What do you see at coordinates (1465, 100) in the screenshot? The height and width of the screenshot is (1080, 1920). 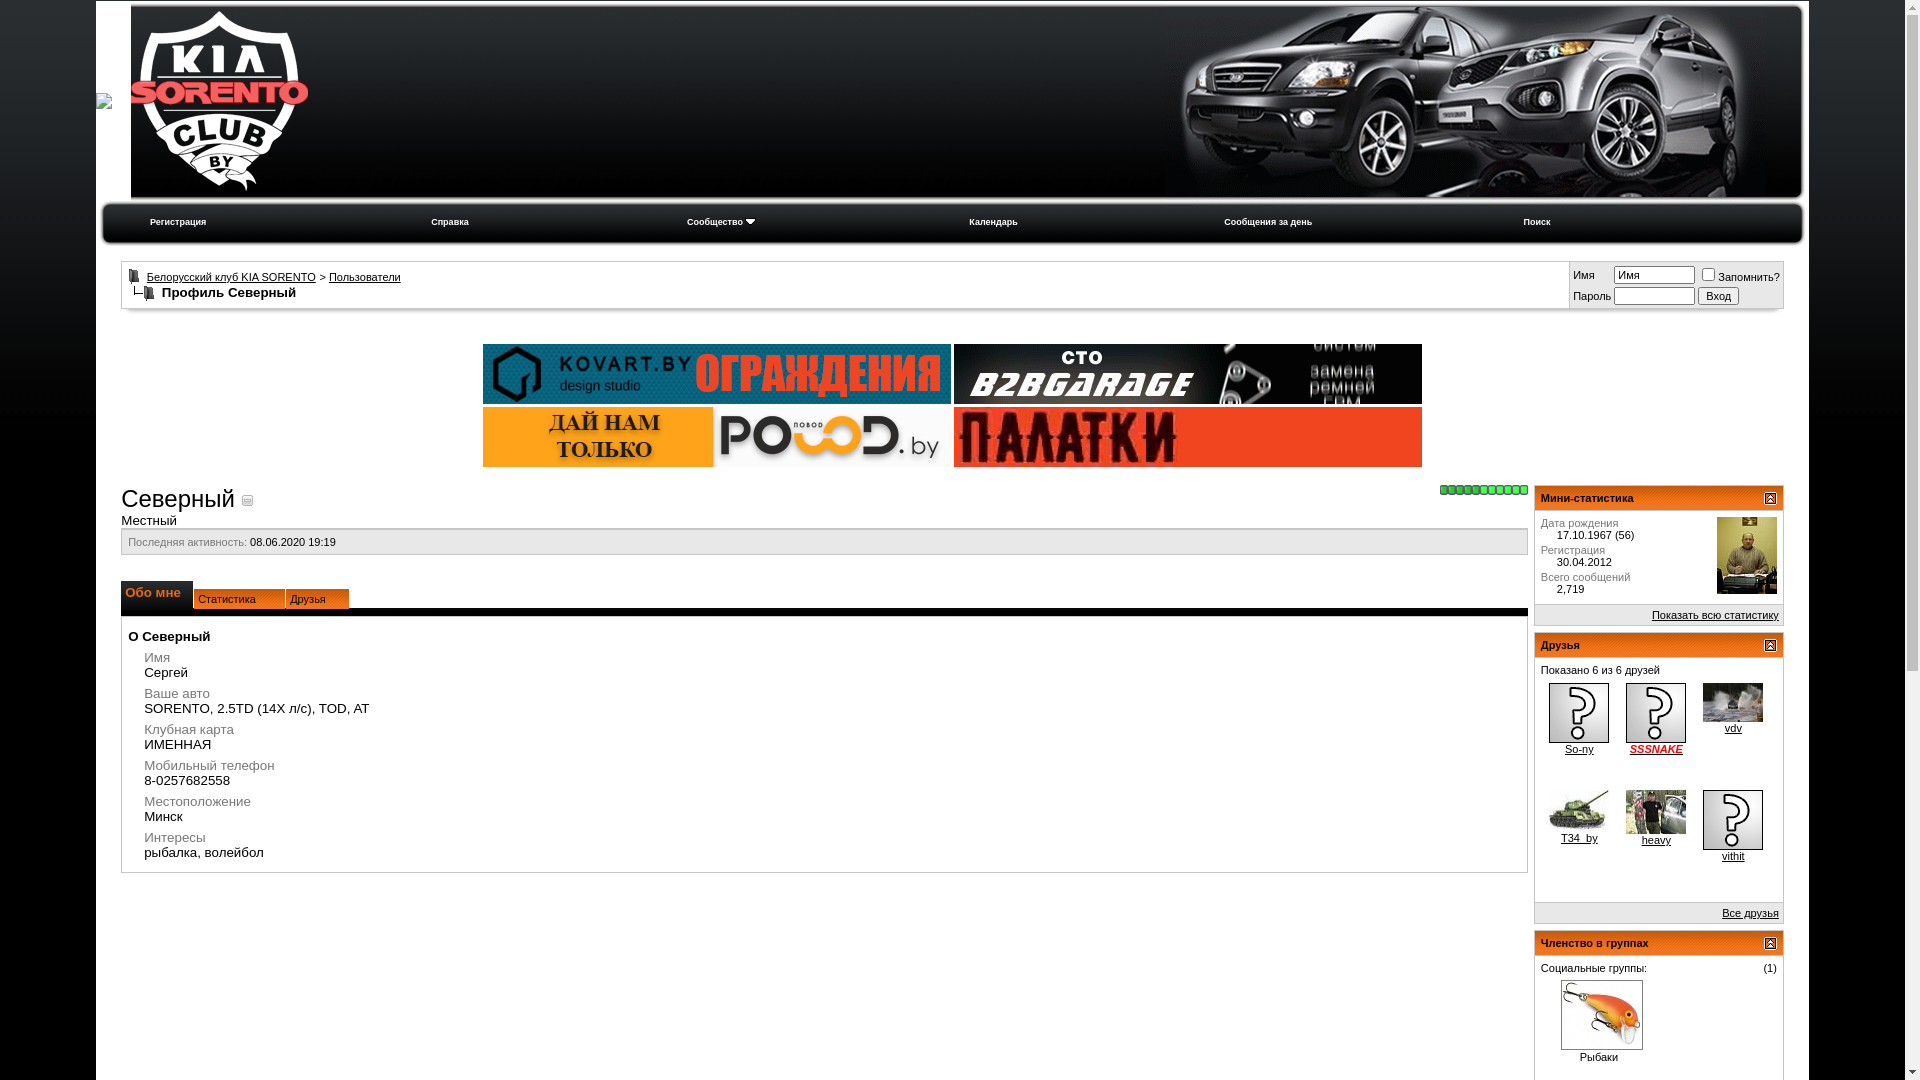 I see `'KIA-SORENTO-CLUB.BY'` at bounding box center [1465, 100].